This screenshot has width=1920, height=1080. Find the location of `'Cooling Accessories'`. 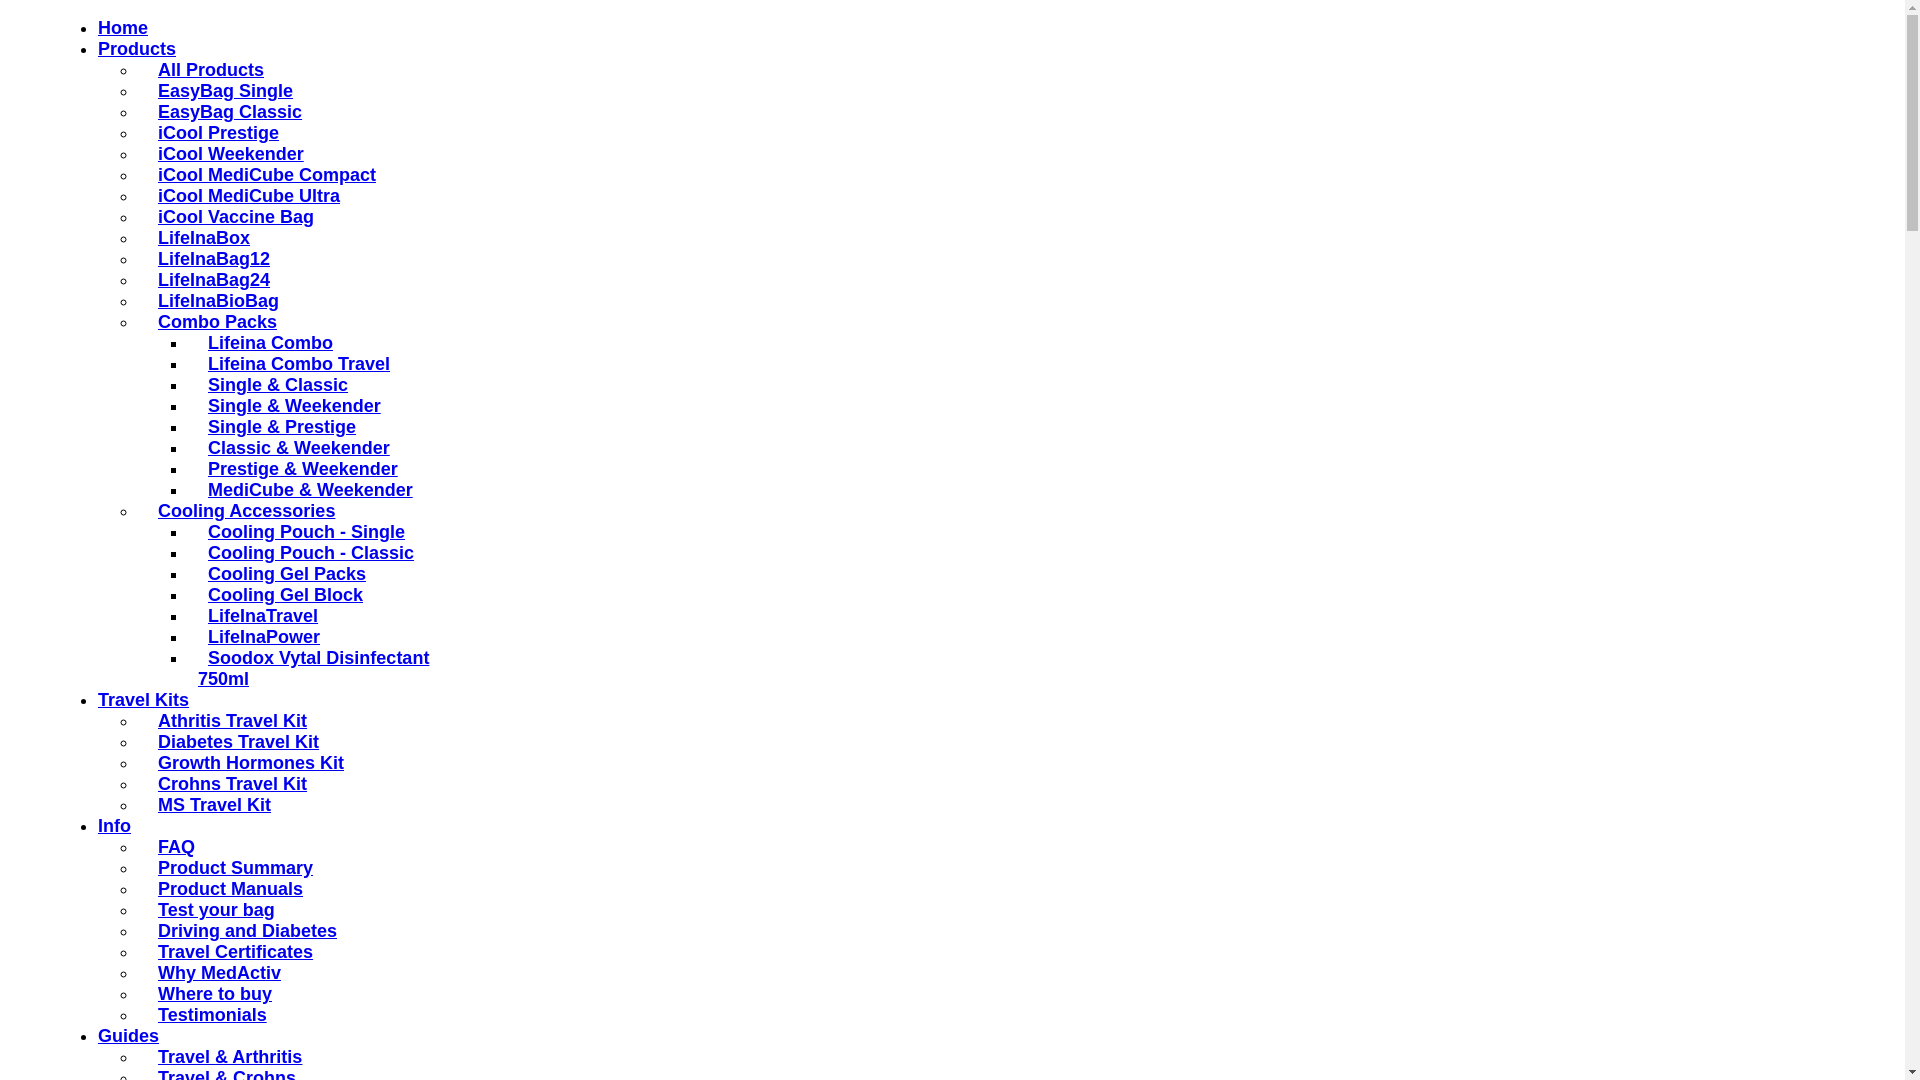

'Cooling Accessories' is located at coordinates (240, 509).